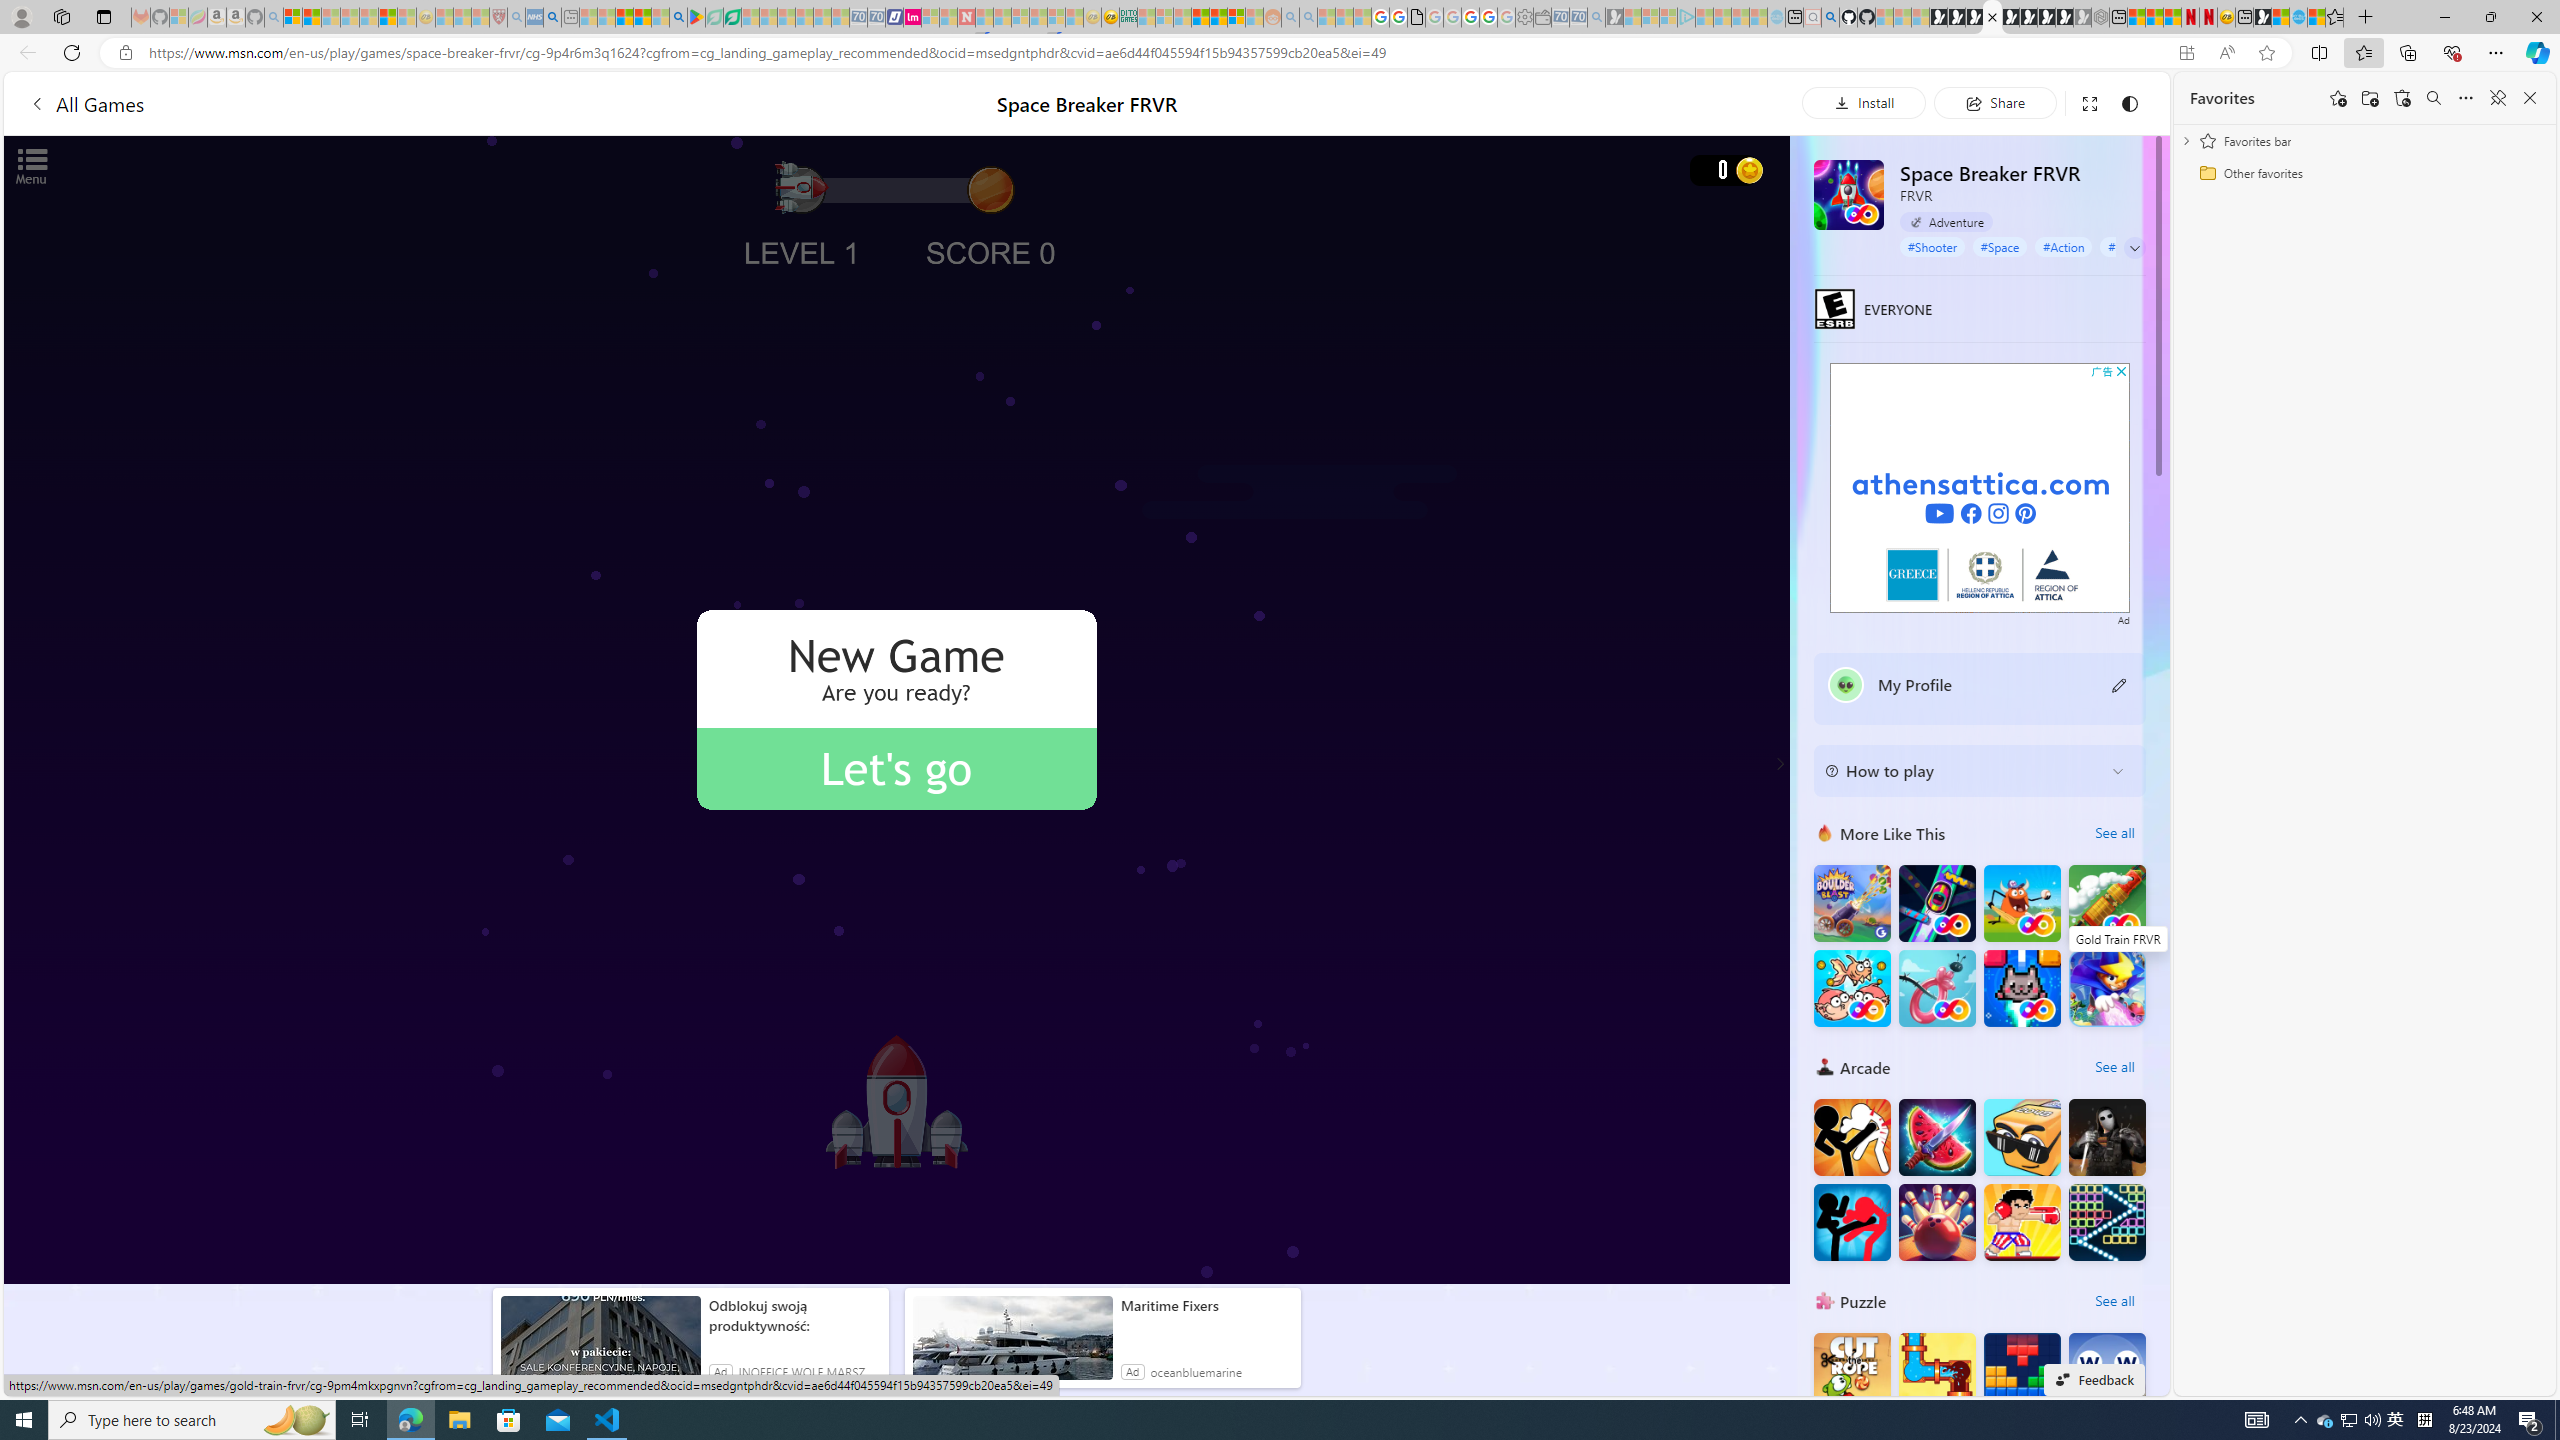  I want to click on 'Microsoft-Report a Concern to Bing - Sleeping', so click(179, 16).